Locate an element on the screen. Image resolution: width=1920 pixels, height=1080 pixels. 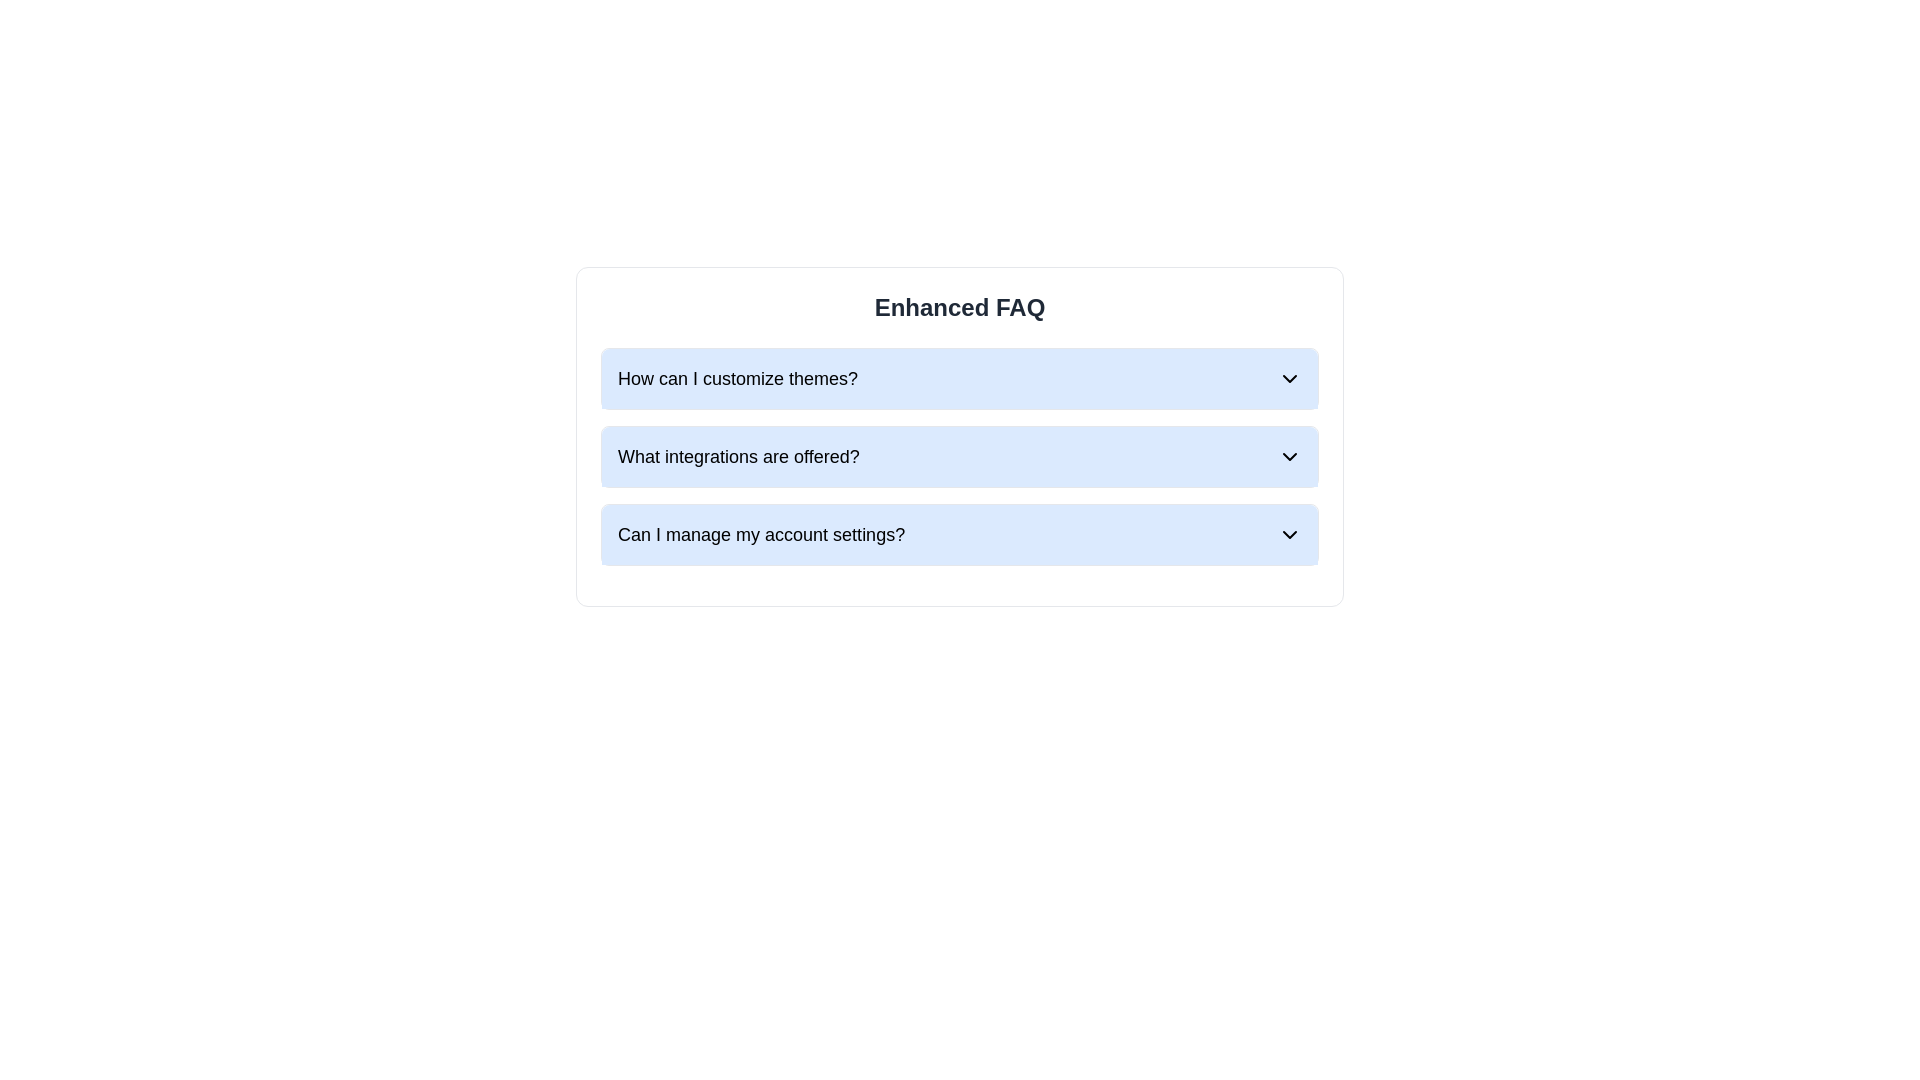
the first item in the FAQ list is located at coordinates (960, 378).